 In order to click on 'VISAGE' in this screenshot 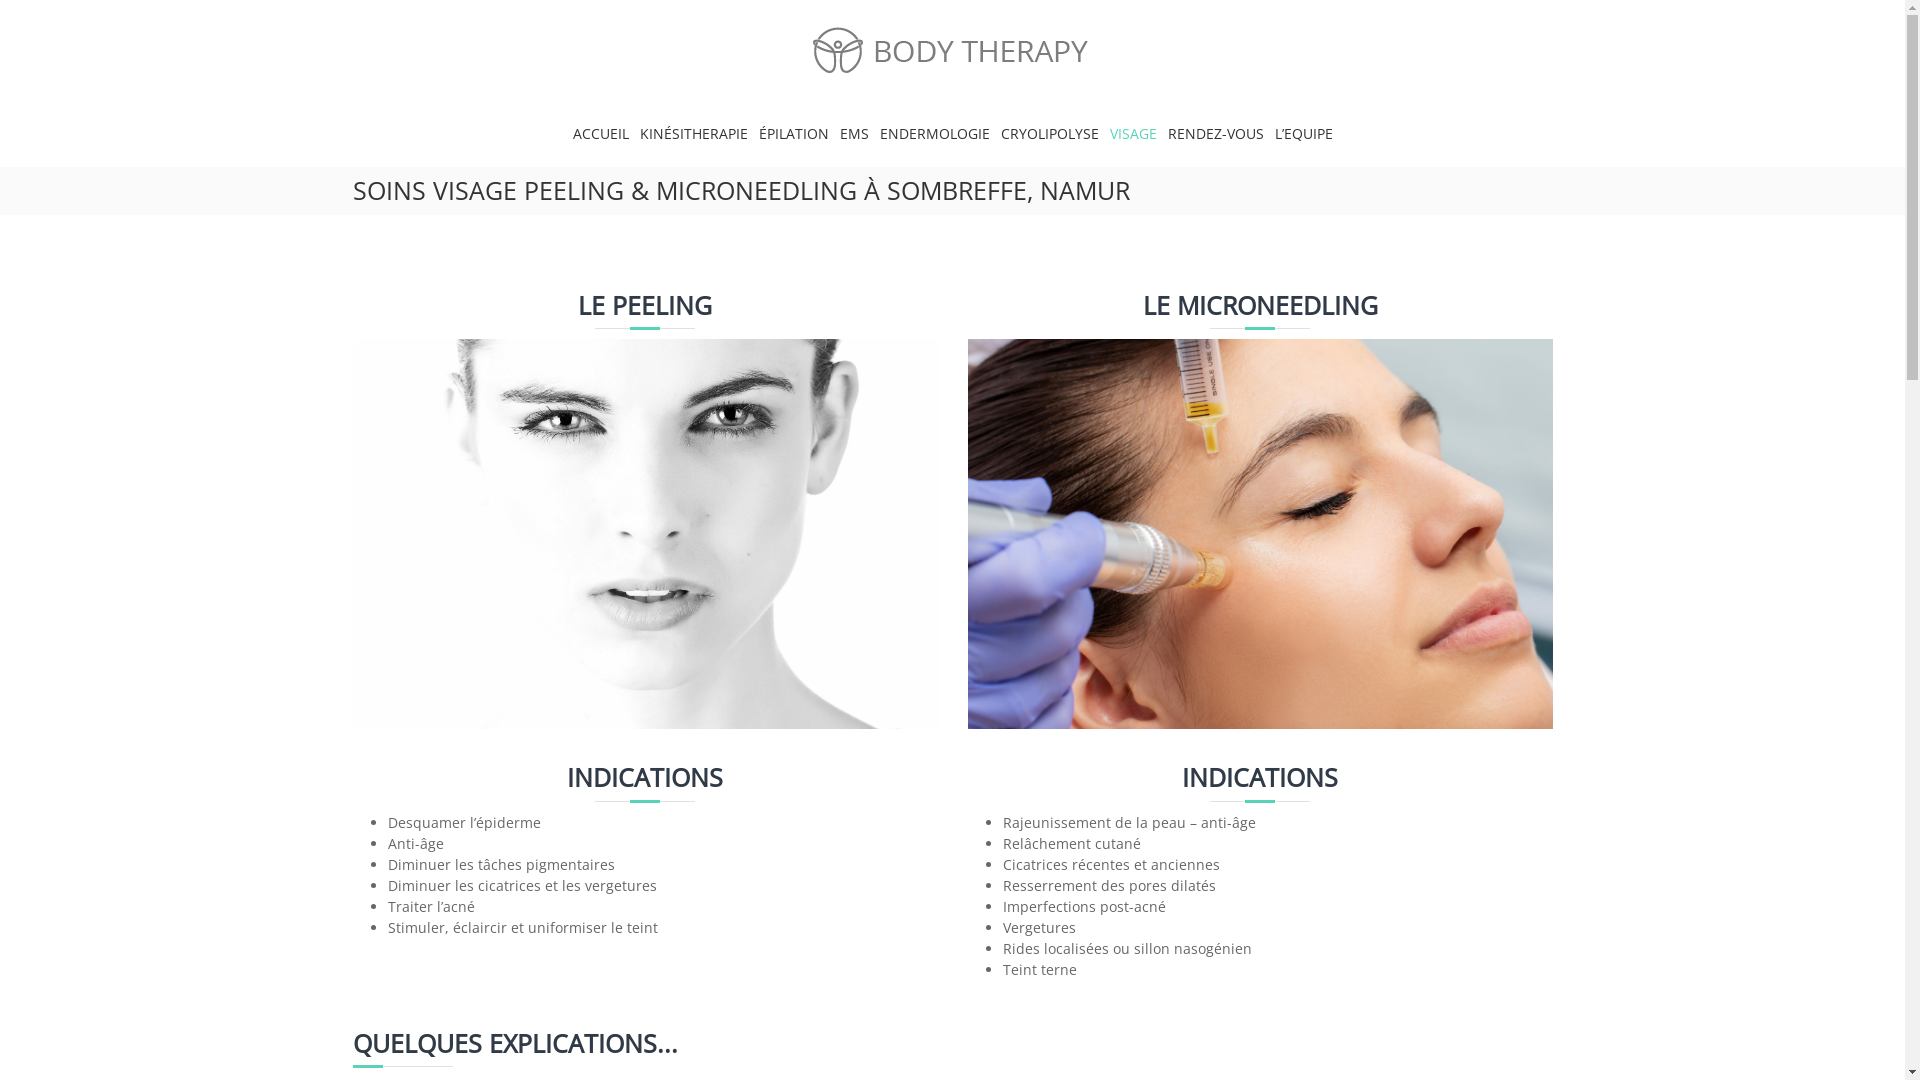, I will do `click(1133, 133)`.